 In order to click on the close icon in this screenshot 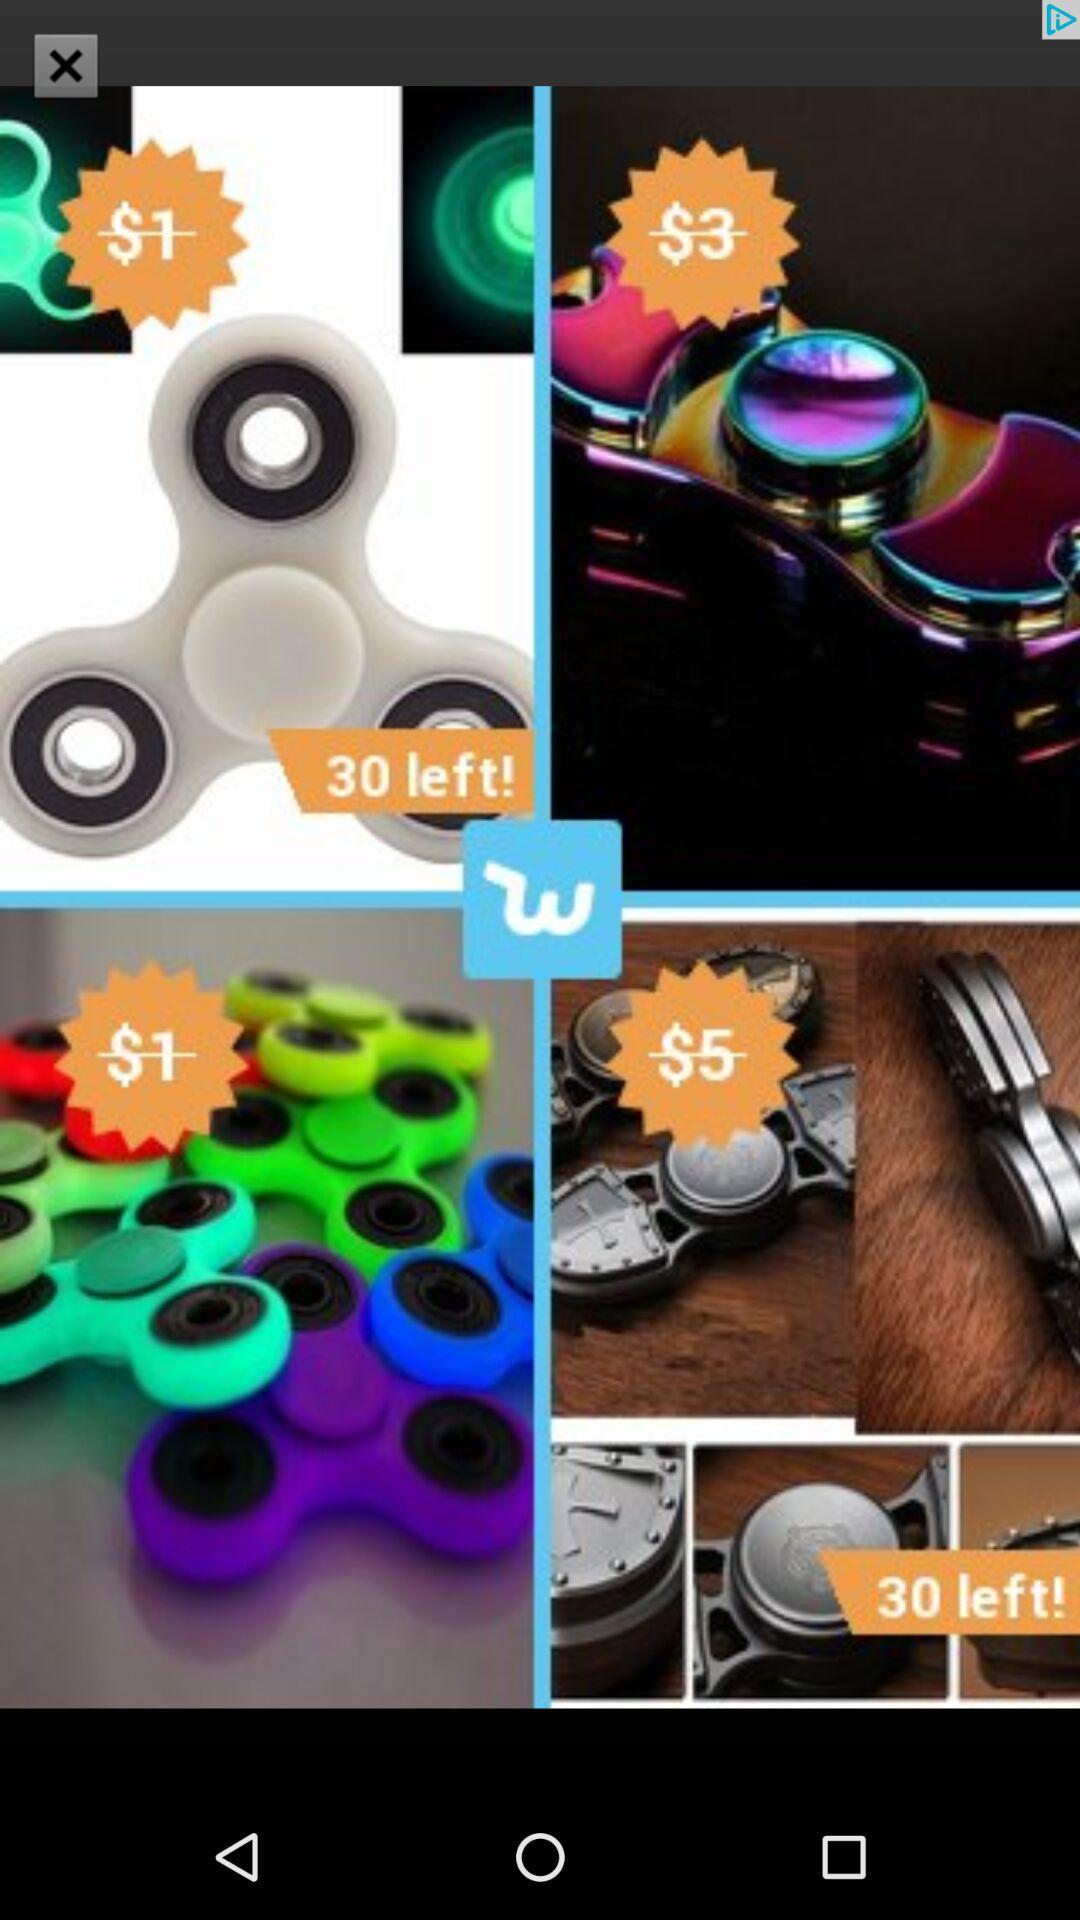, I will do `click(64, 70)`.